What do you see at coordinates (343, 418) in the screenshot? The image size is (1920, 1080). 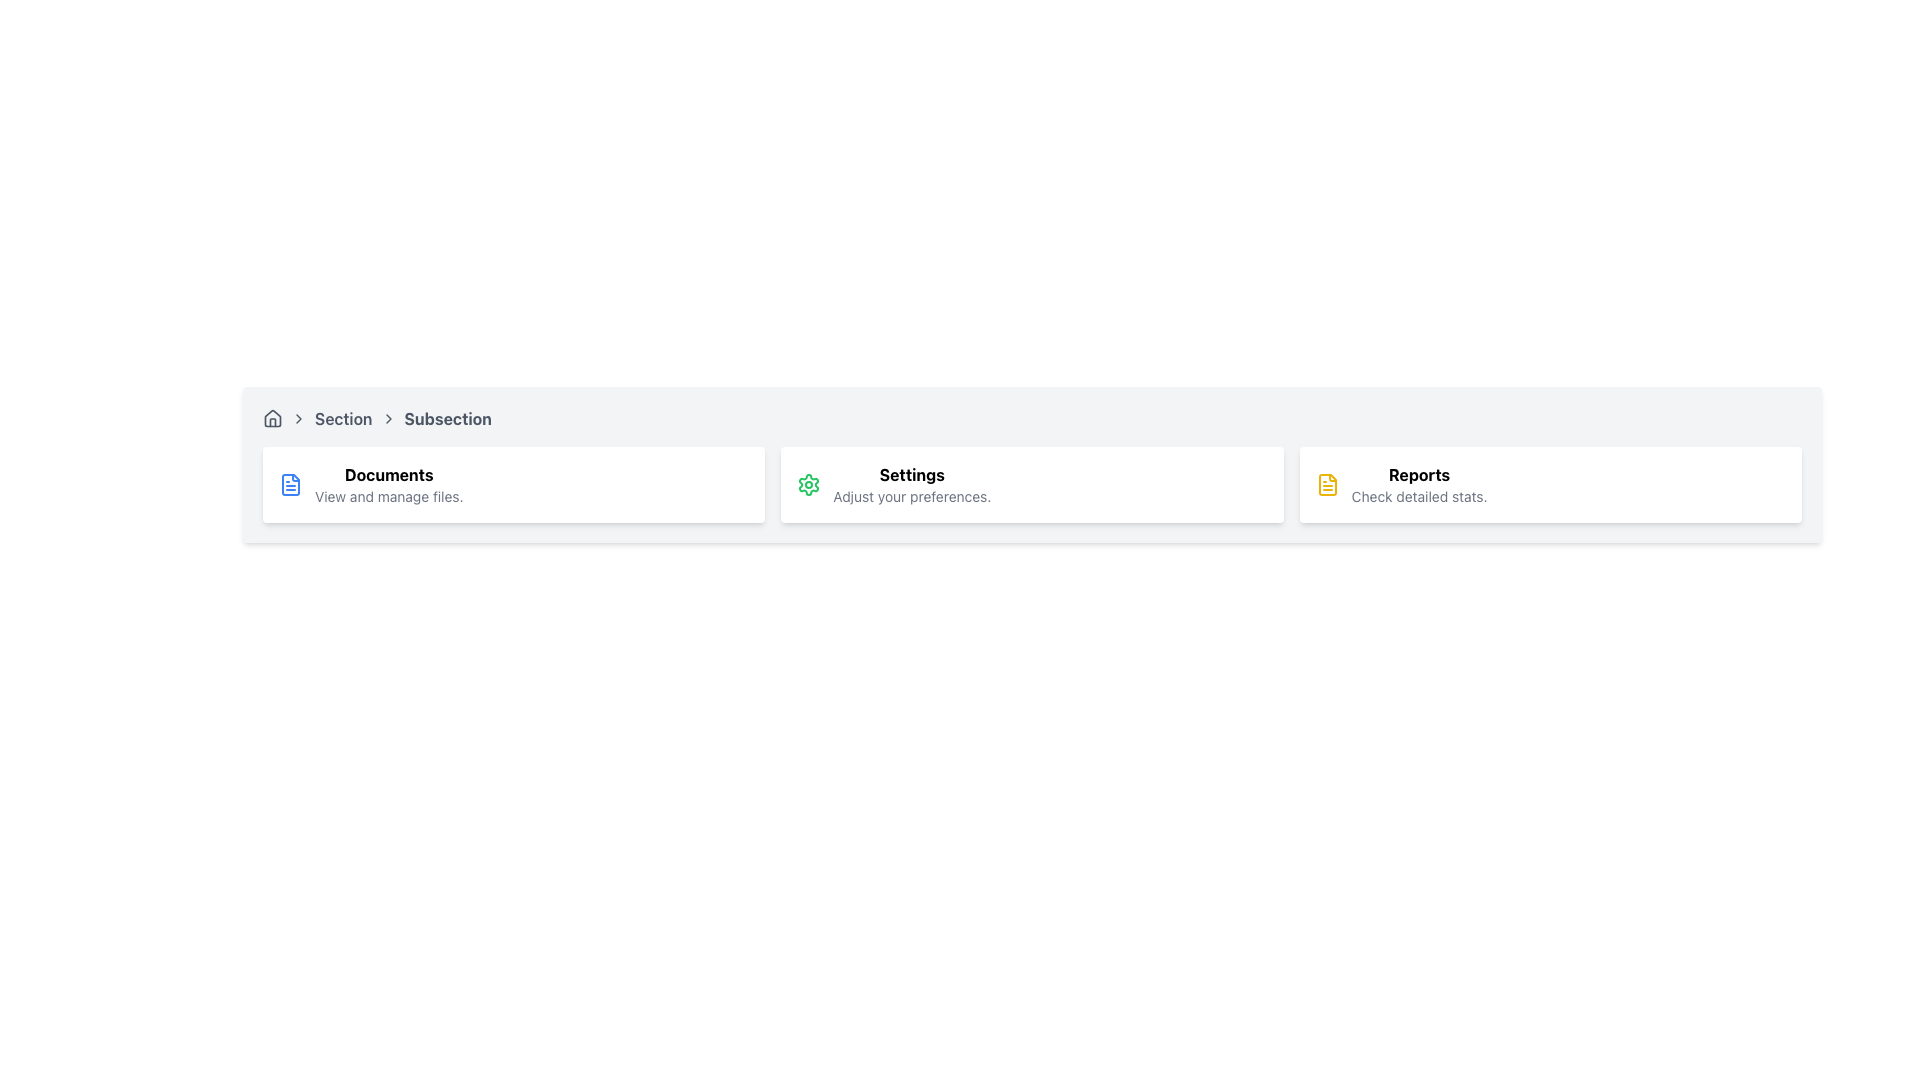 I see `the bold, underlined text labeled 'Section' in the breadcrumb navigation bar` at bounding box center [343, 418].